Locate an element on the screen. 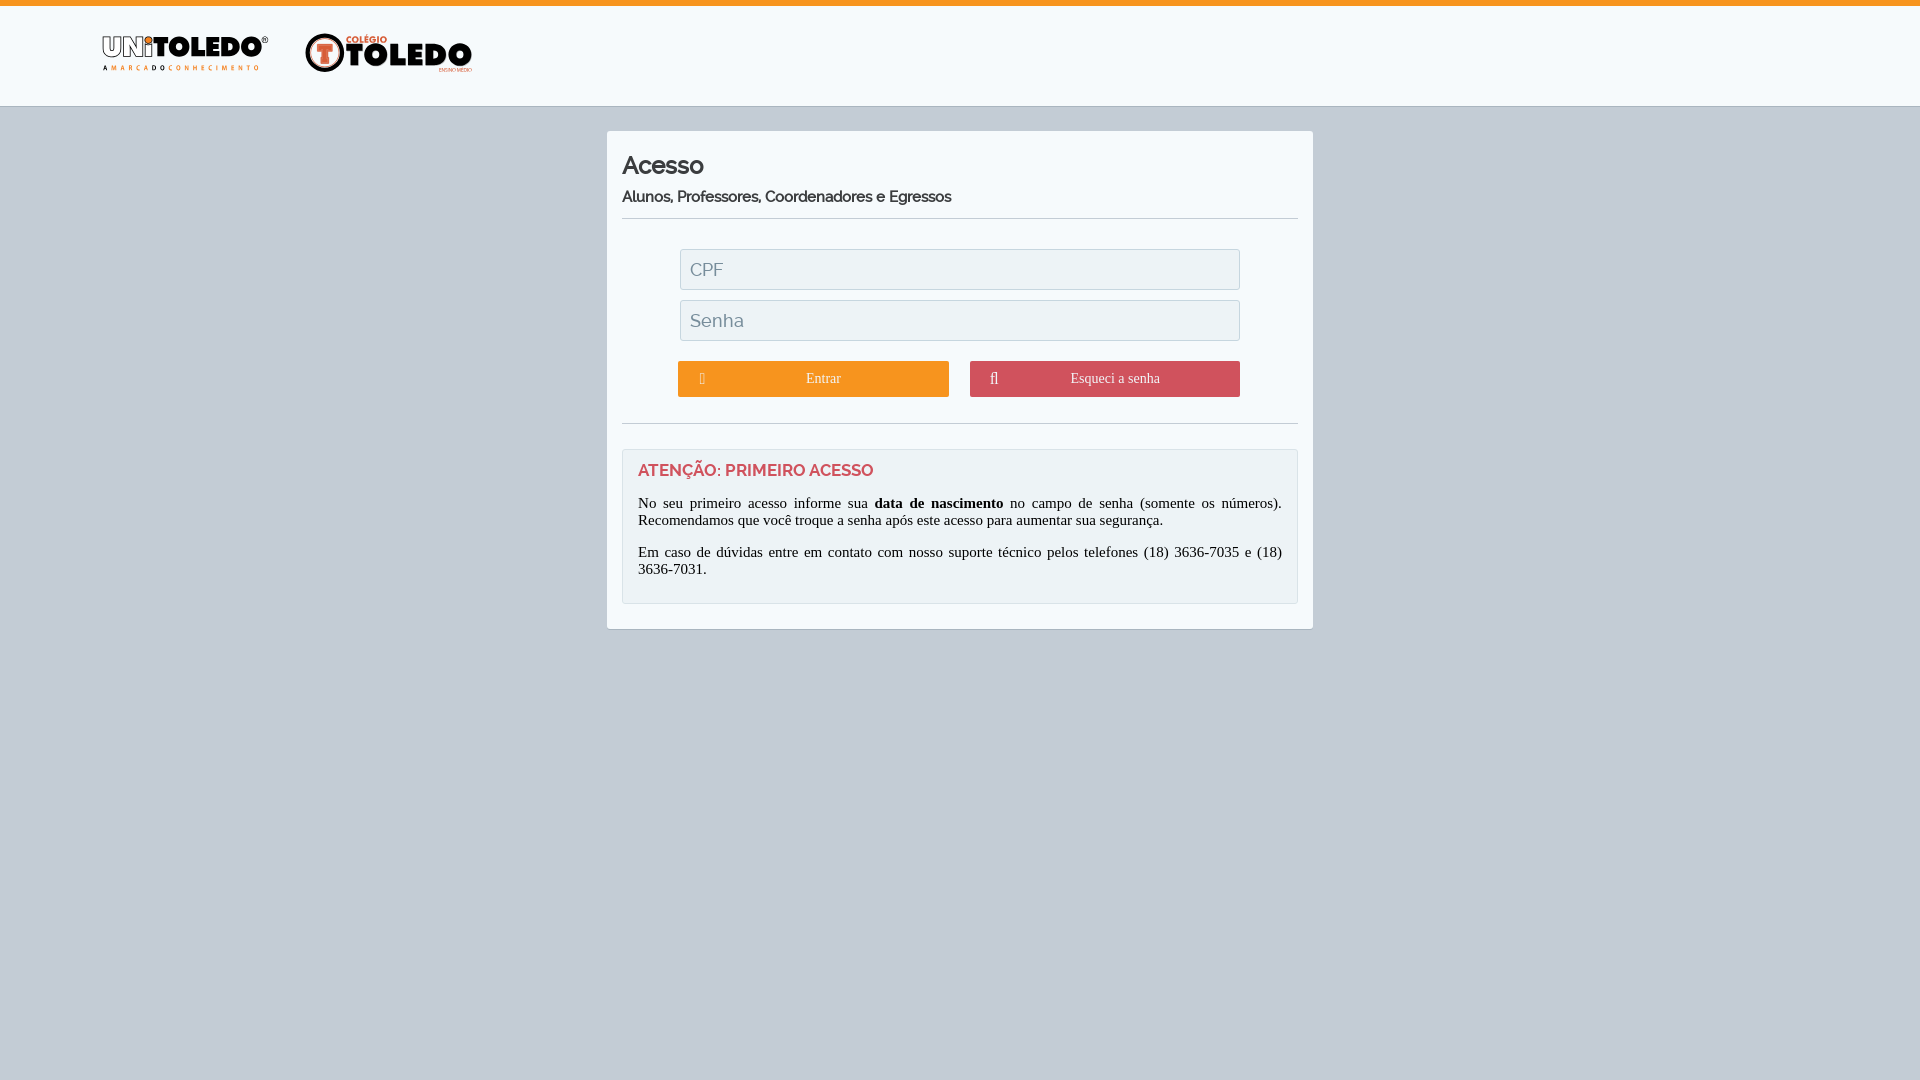 The height and width of the screenshot is (1080, 1920). 'Entrar' is located at coordinates (812, 378).